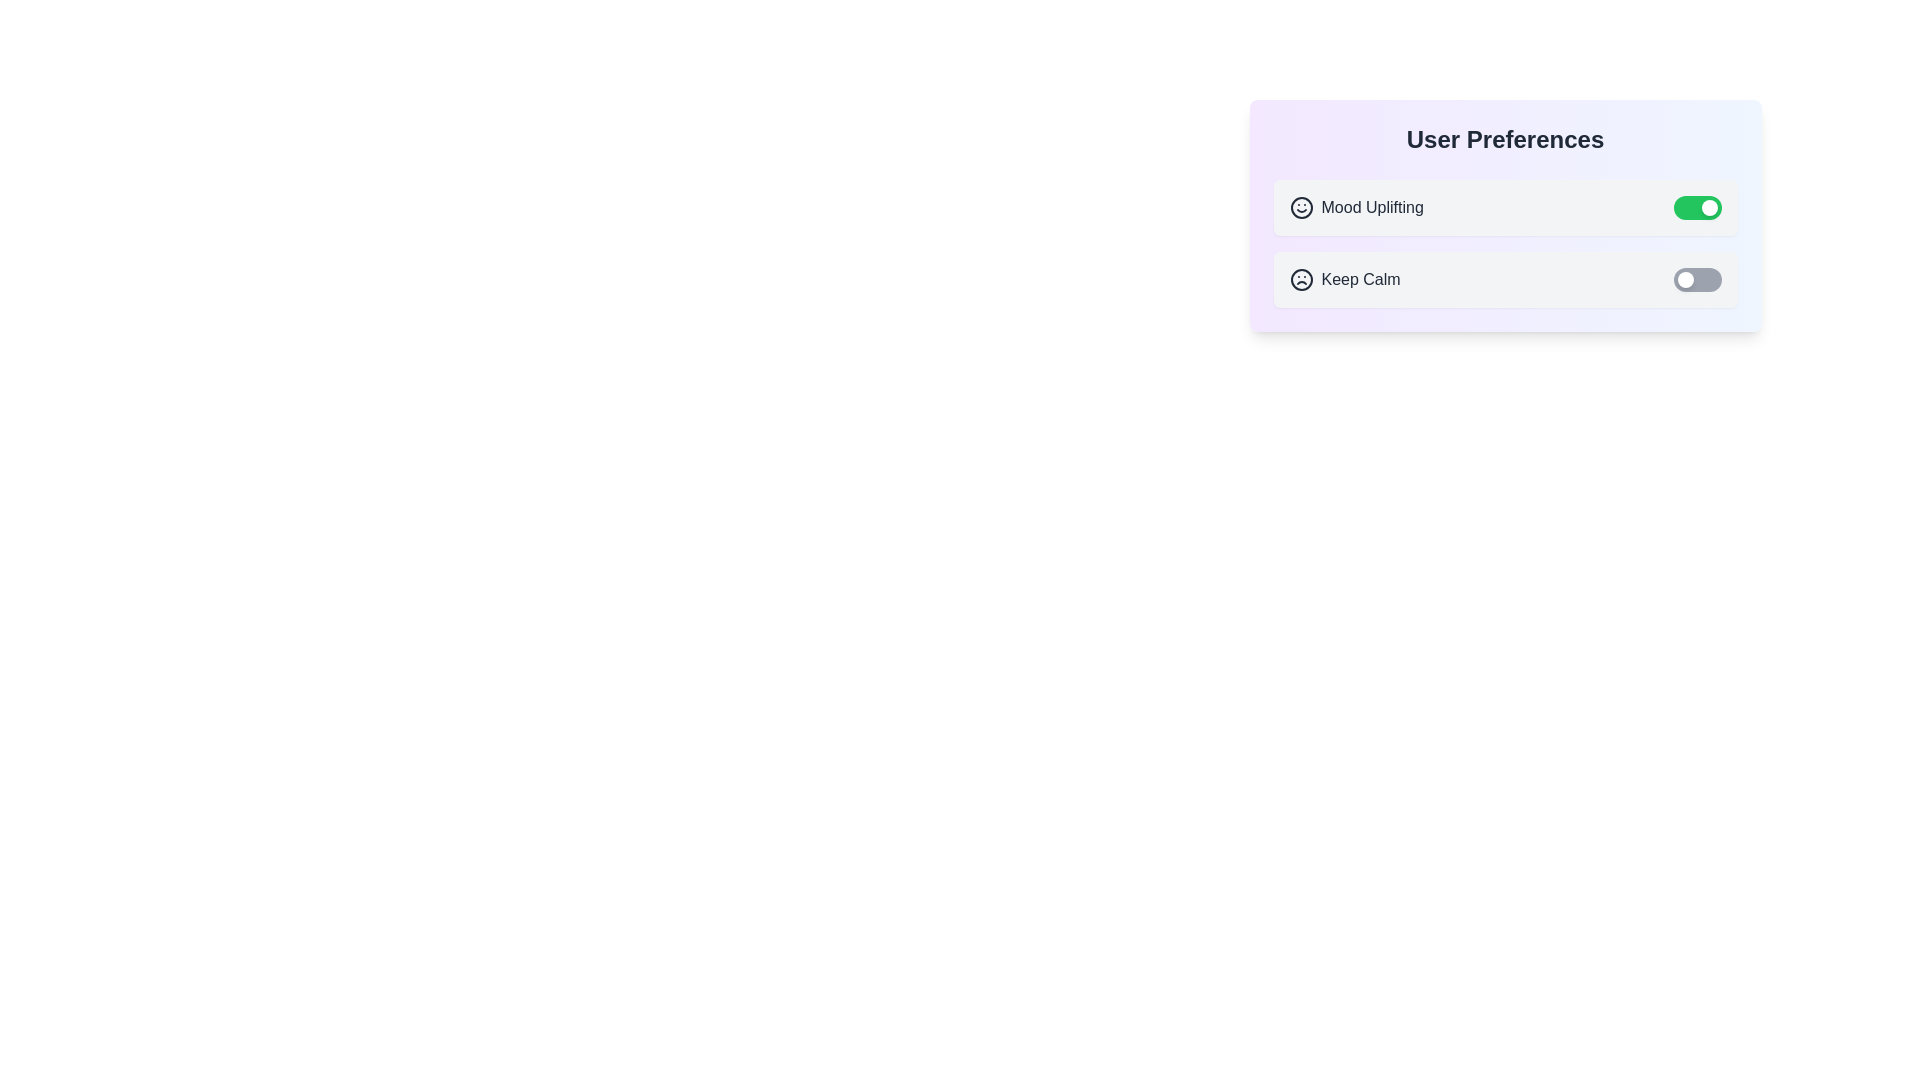 This screenshot has width=1920, height=1080. I want to click on the label text with a sad face icon and the text 'Keep Calm', which is located in the second row under the title 'User Preferences', aligned horizontally beside the toggle switch, so click(1345, 280).